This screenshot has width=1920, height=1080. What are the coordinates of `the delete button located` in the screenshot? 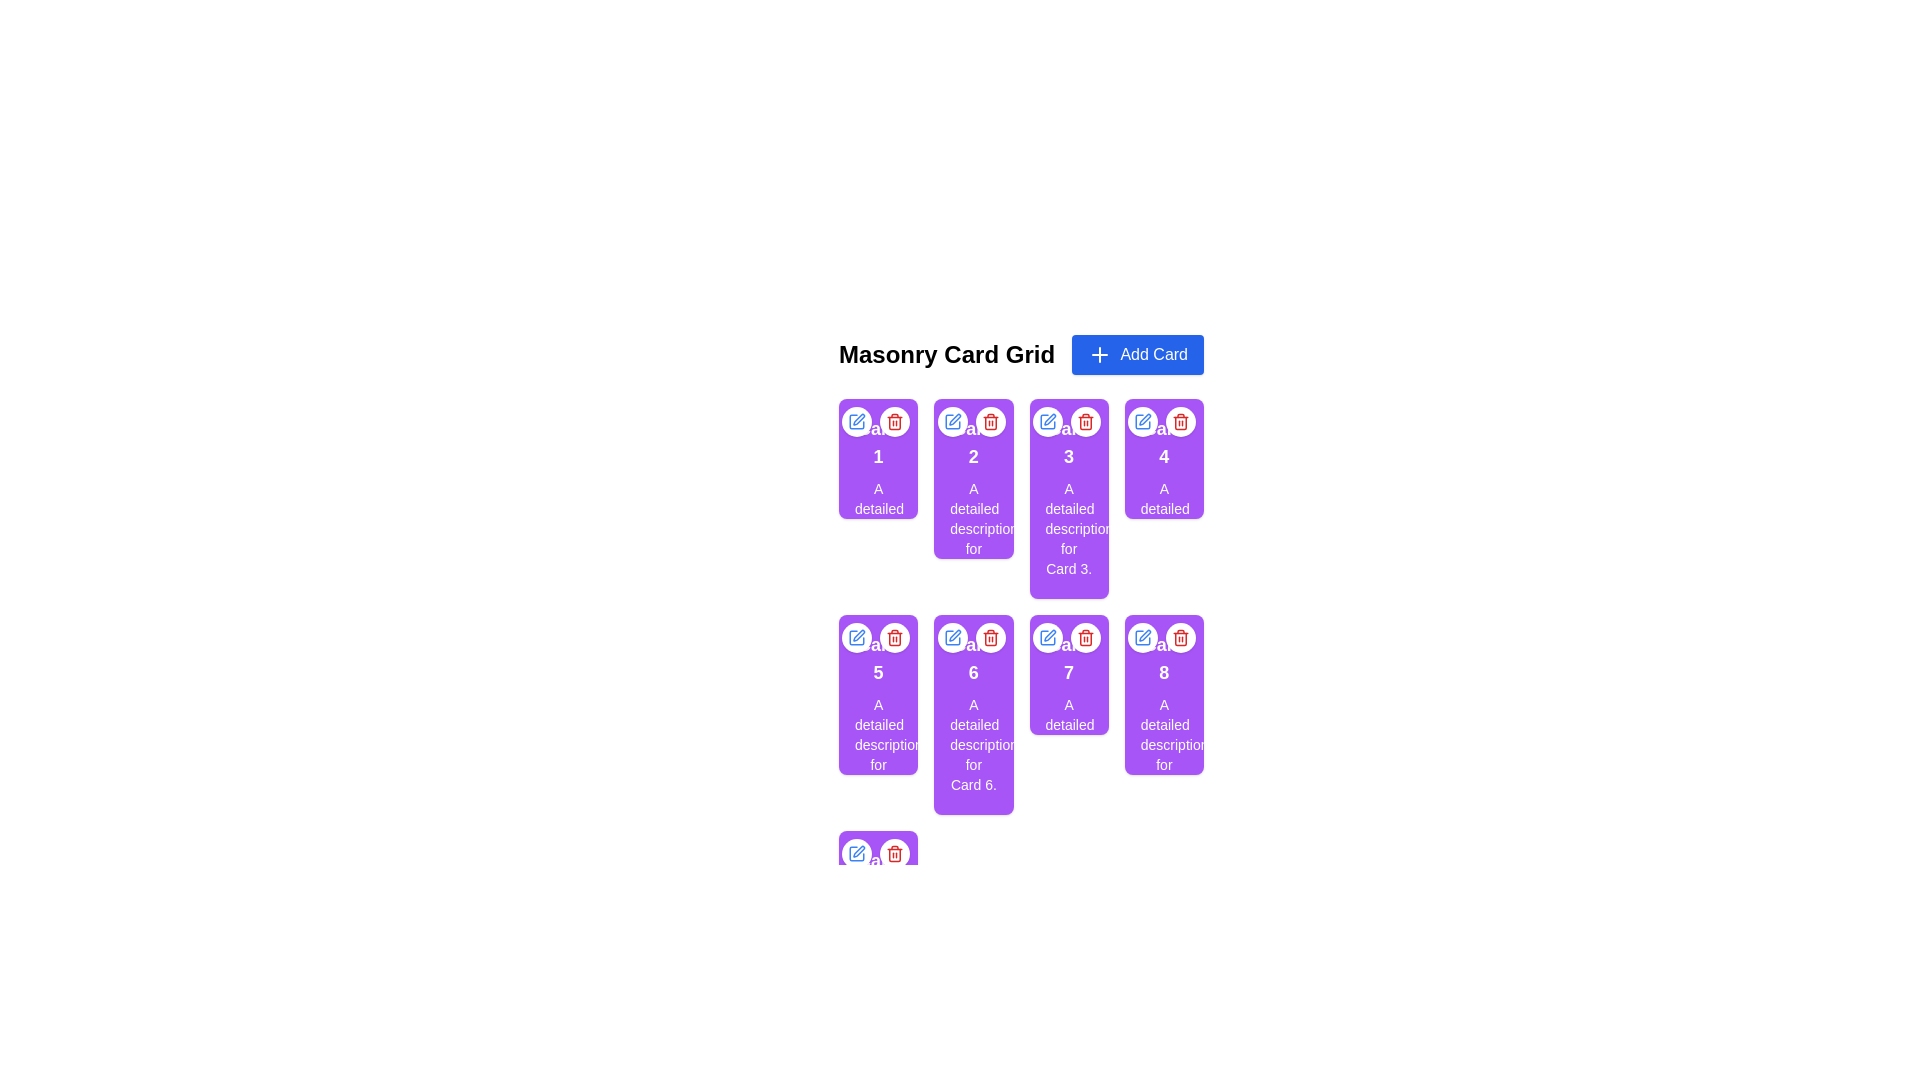 It's located at (1084, 637).